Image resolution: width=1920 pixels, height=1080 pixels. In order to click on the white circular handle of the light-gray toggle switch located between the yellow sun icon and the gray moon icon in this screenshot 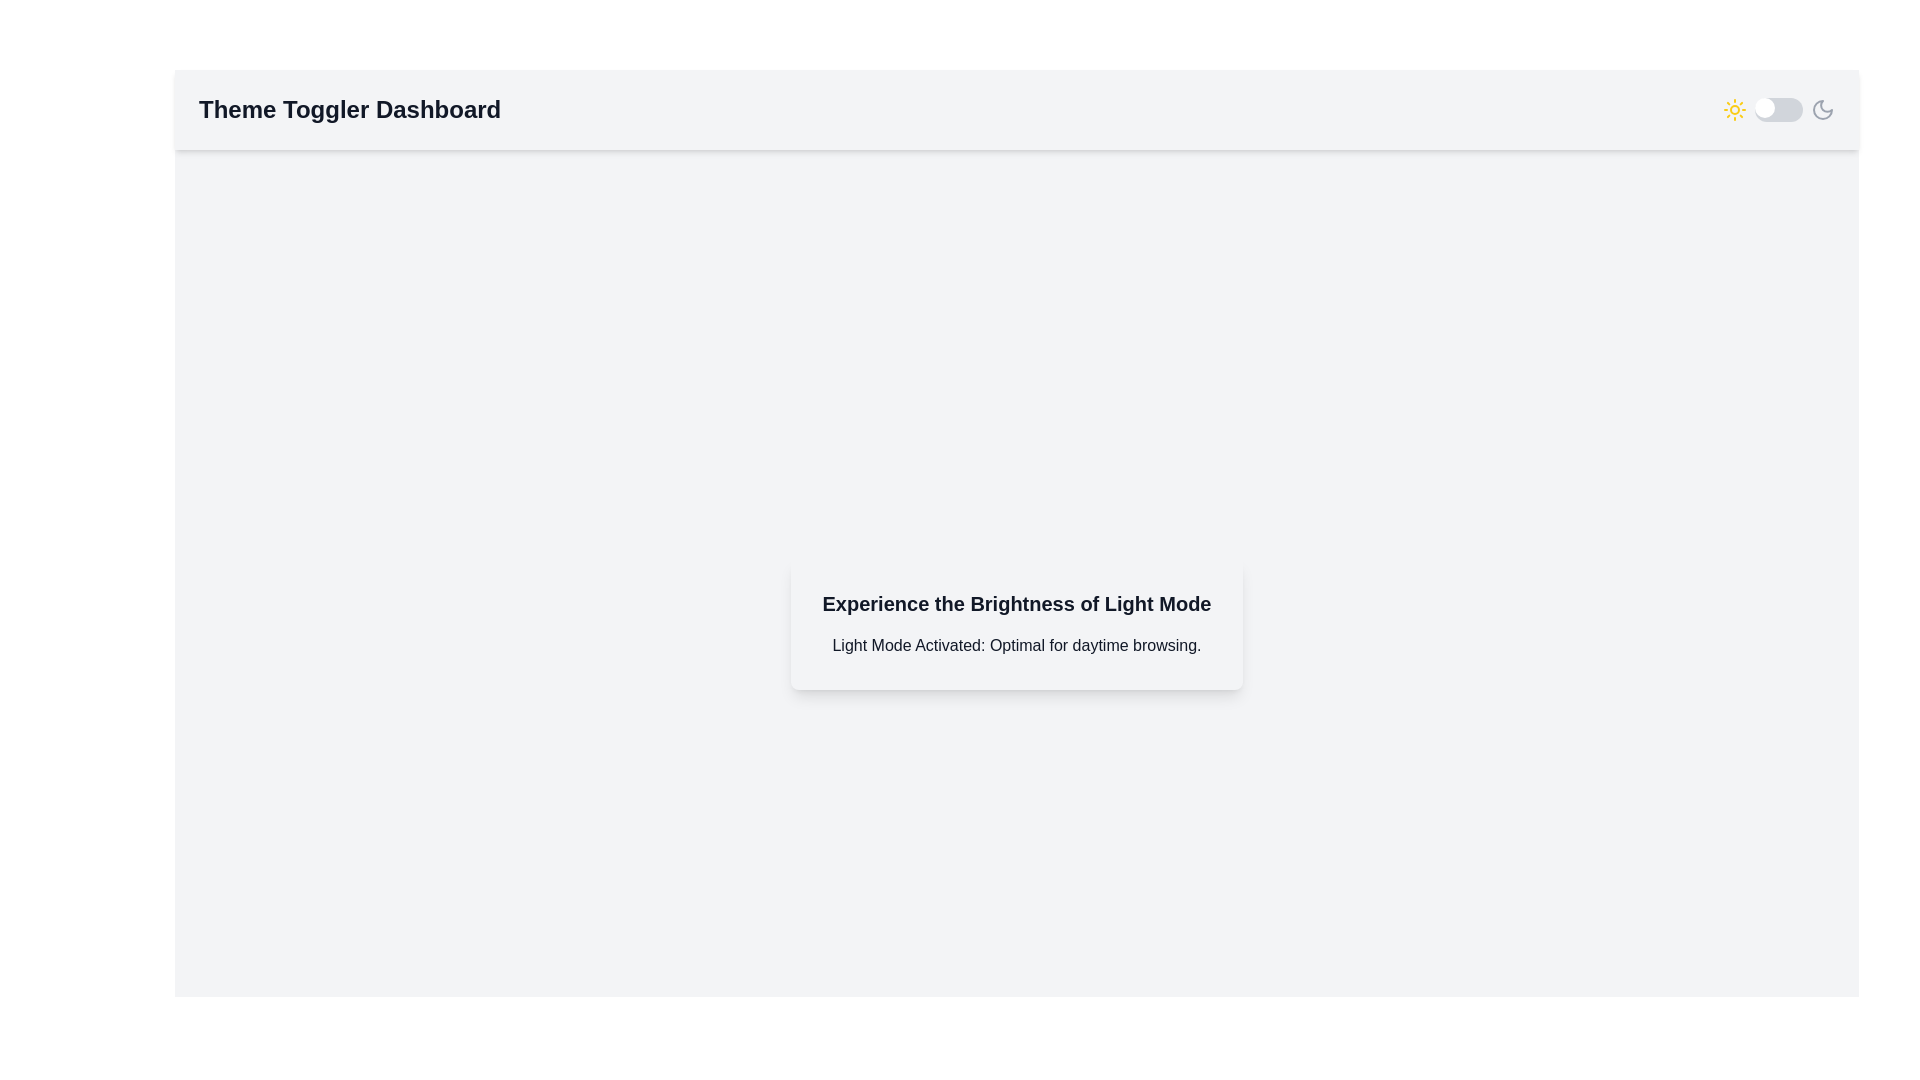, I will do `click(1779, 110)`.